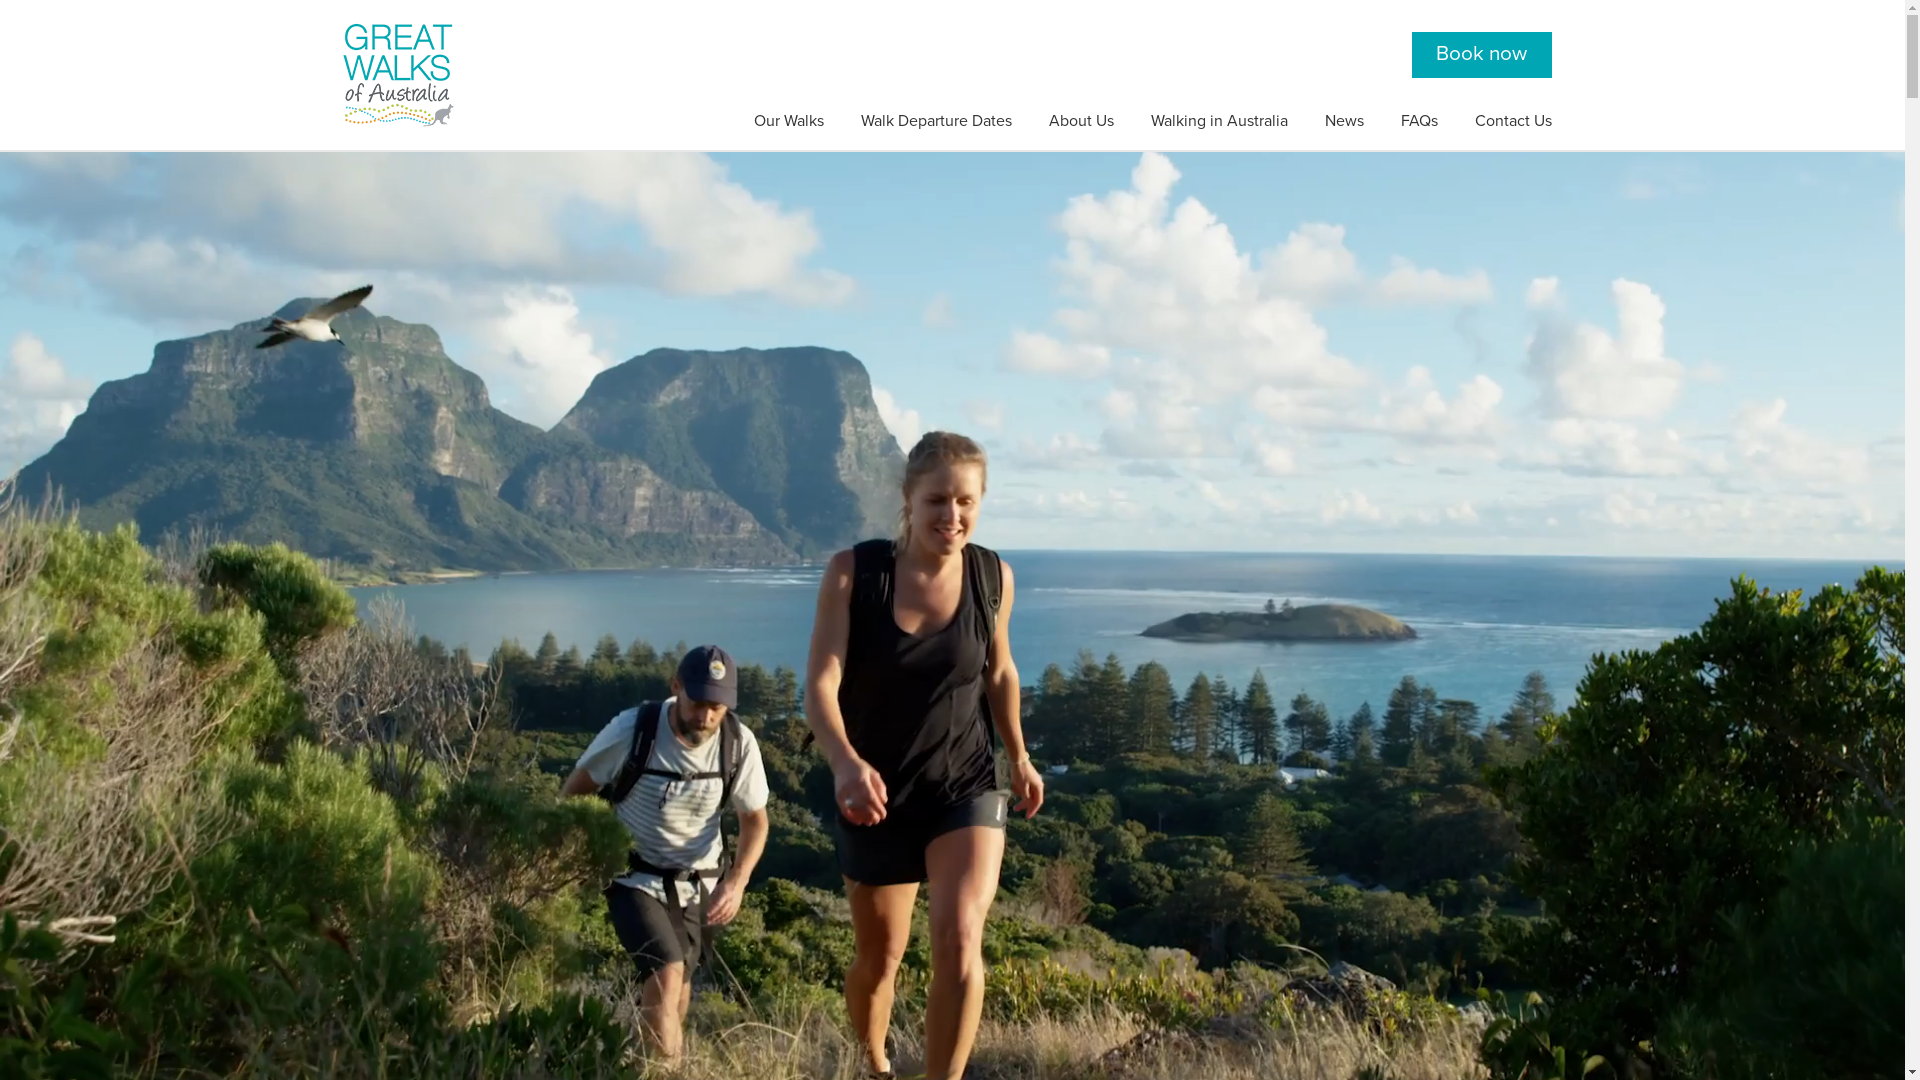 This screenshot has width=1920, height=1080. I want to click on 'About Us', so click(1079, 122).